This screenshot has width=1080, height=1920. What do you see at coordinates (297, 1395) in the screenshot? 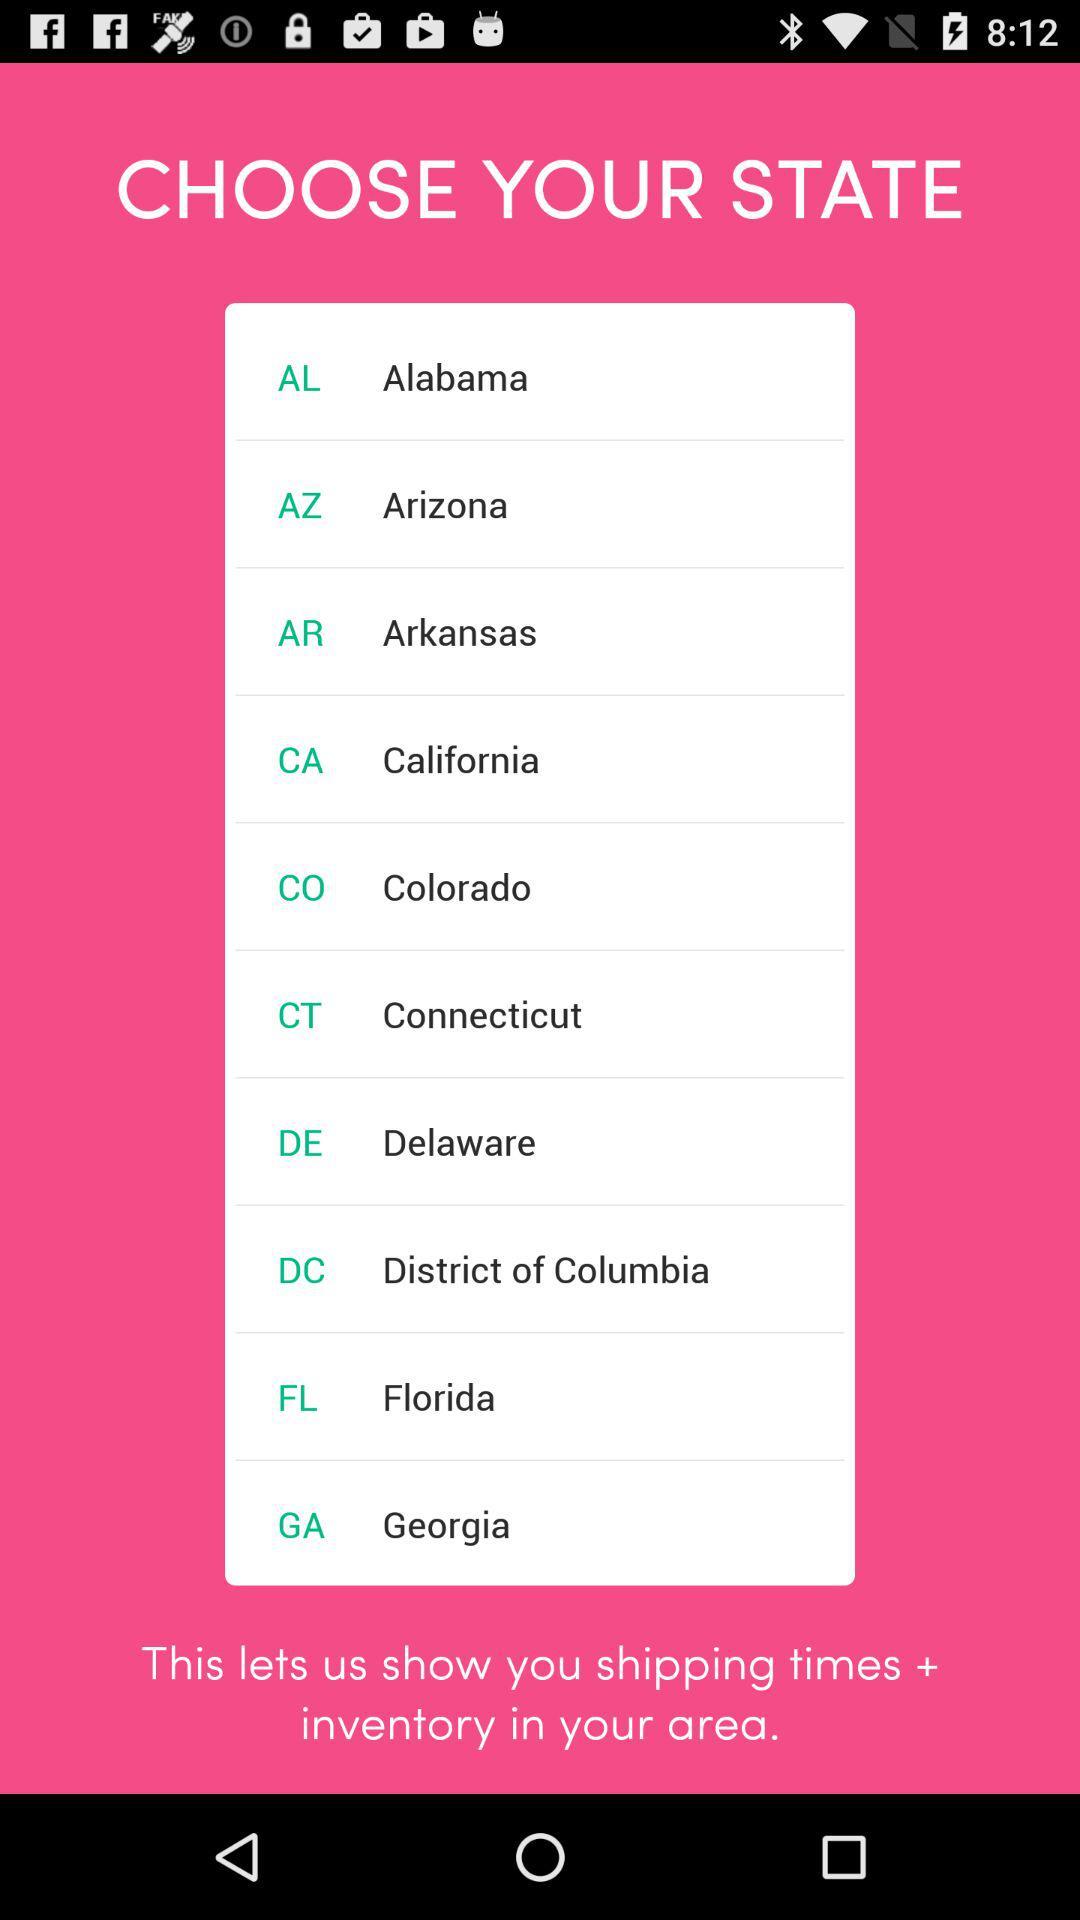
I see `fl icon` at bounding box center [297, 1395].